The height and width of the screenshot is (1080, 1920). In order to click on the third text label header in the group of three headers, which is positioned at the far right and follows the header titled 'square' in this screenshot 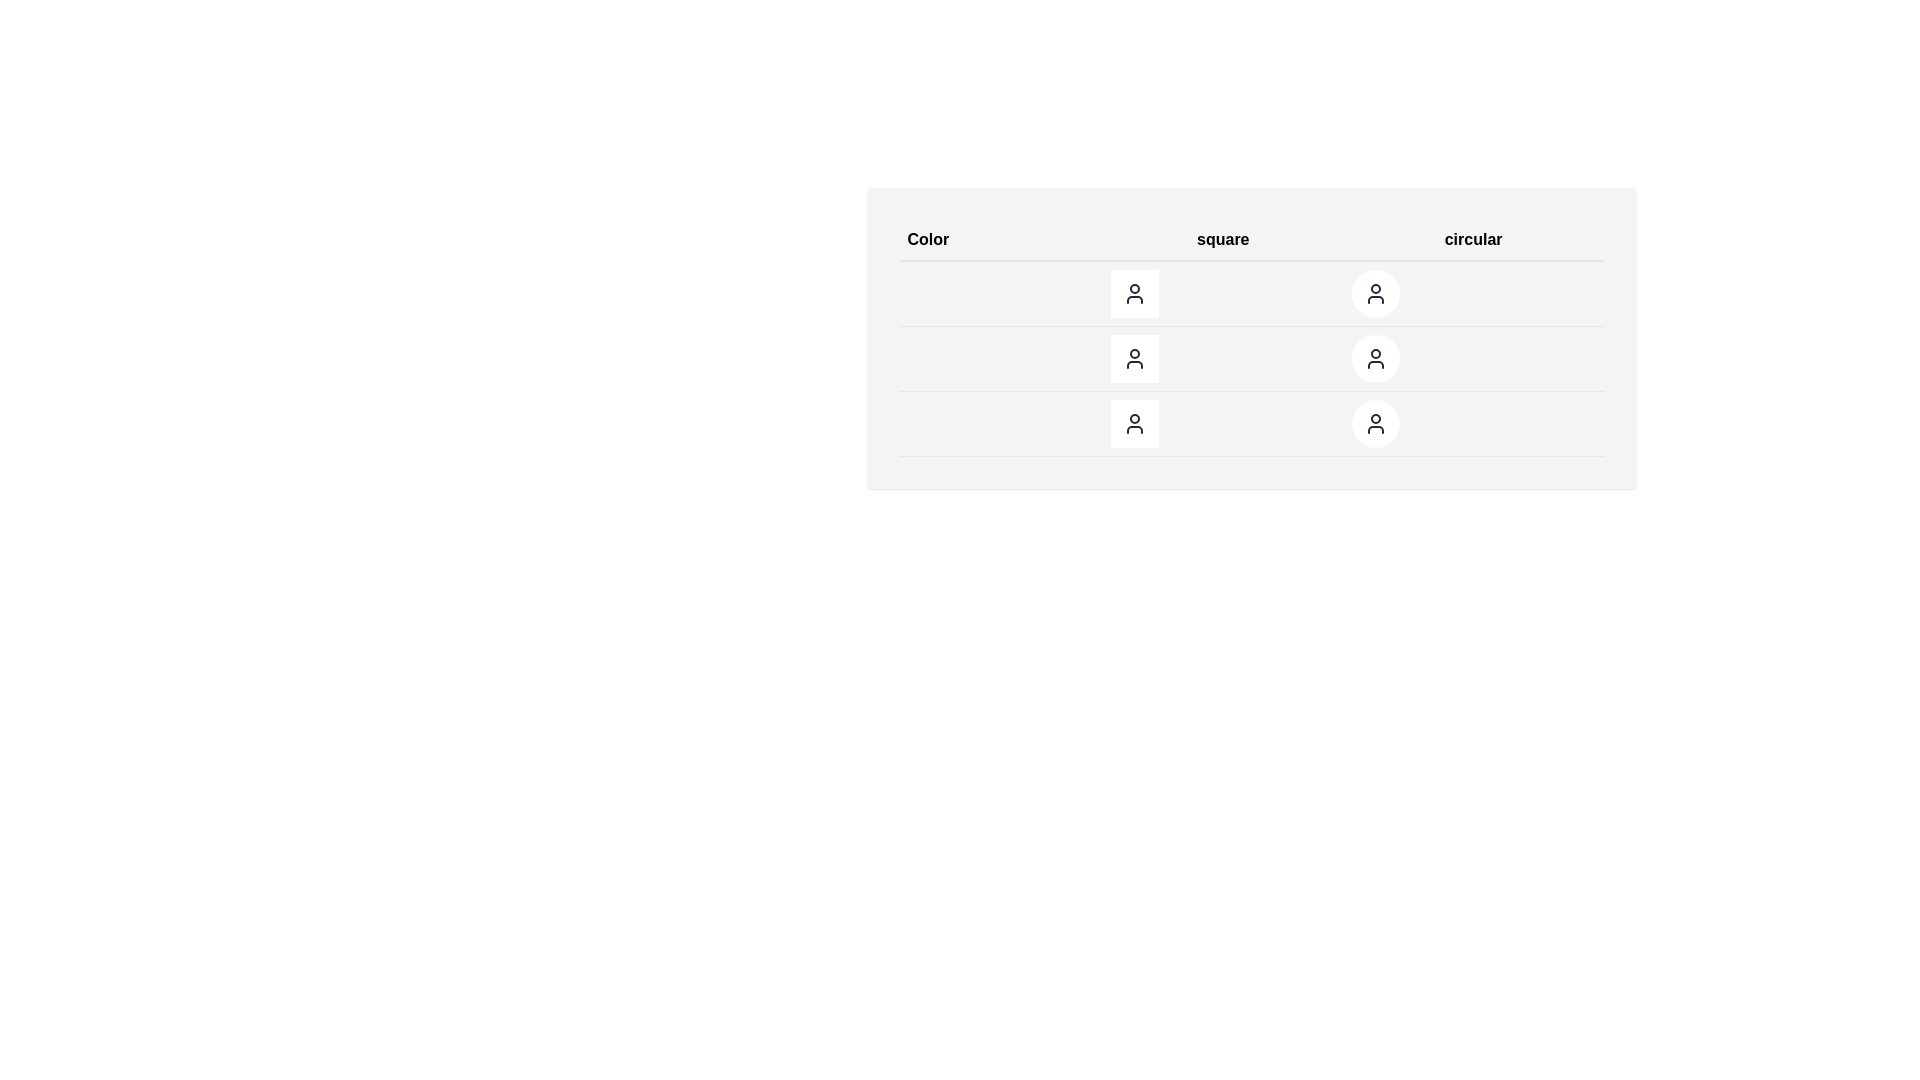, I will do `click(1473, 239)`.